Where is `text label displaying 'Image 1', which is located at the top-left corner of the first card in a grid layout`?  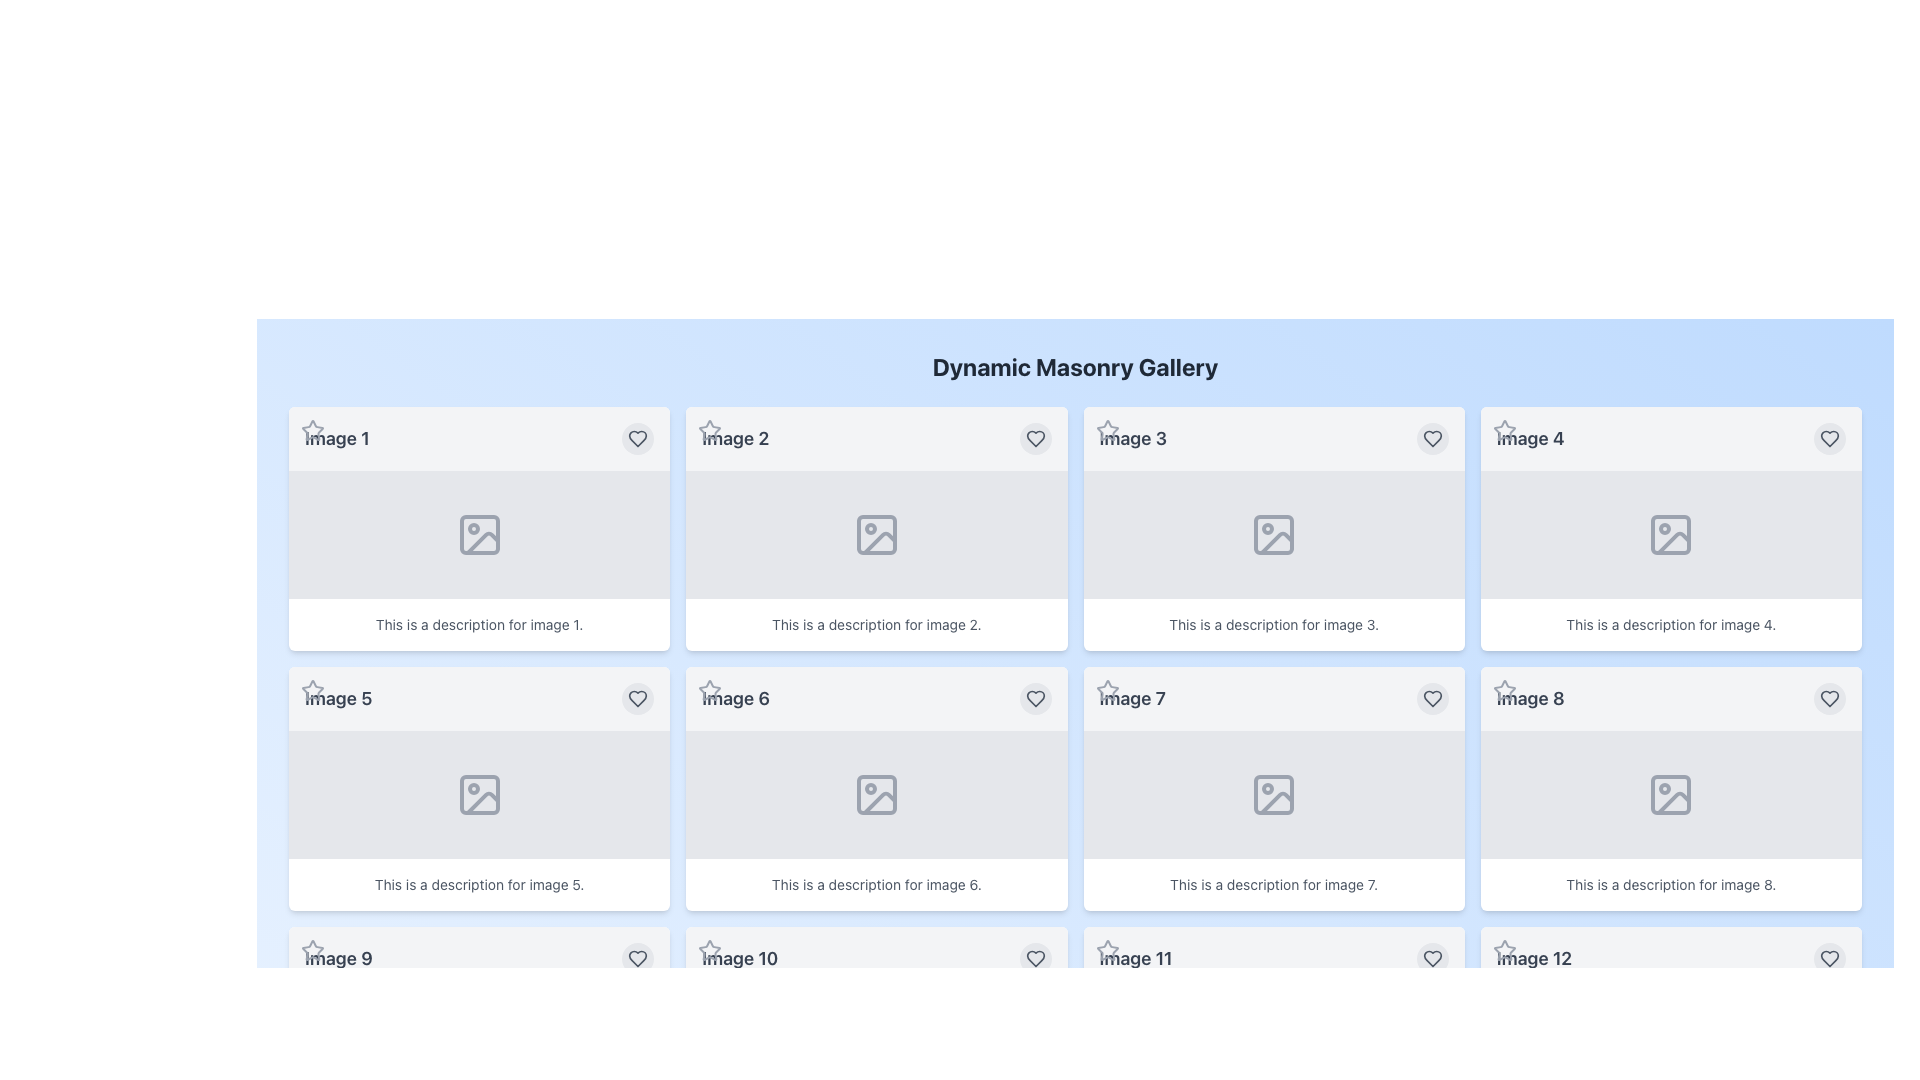 text label displaying 'Image 1', which is located at the top-left corner of the first card in a grid layout is located at coordinates (337, 438).